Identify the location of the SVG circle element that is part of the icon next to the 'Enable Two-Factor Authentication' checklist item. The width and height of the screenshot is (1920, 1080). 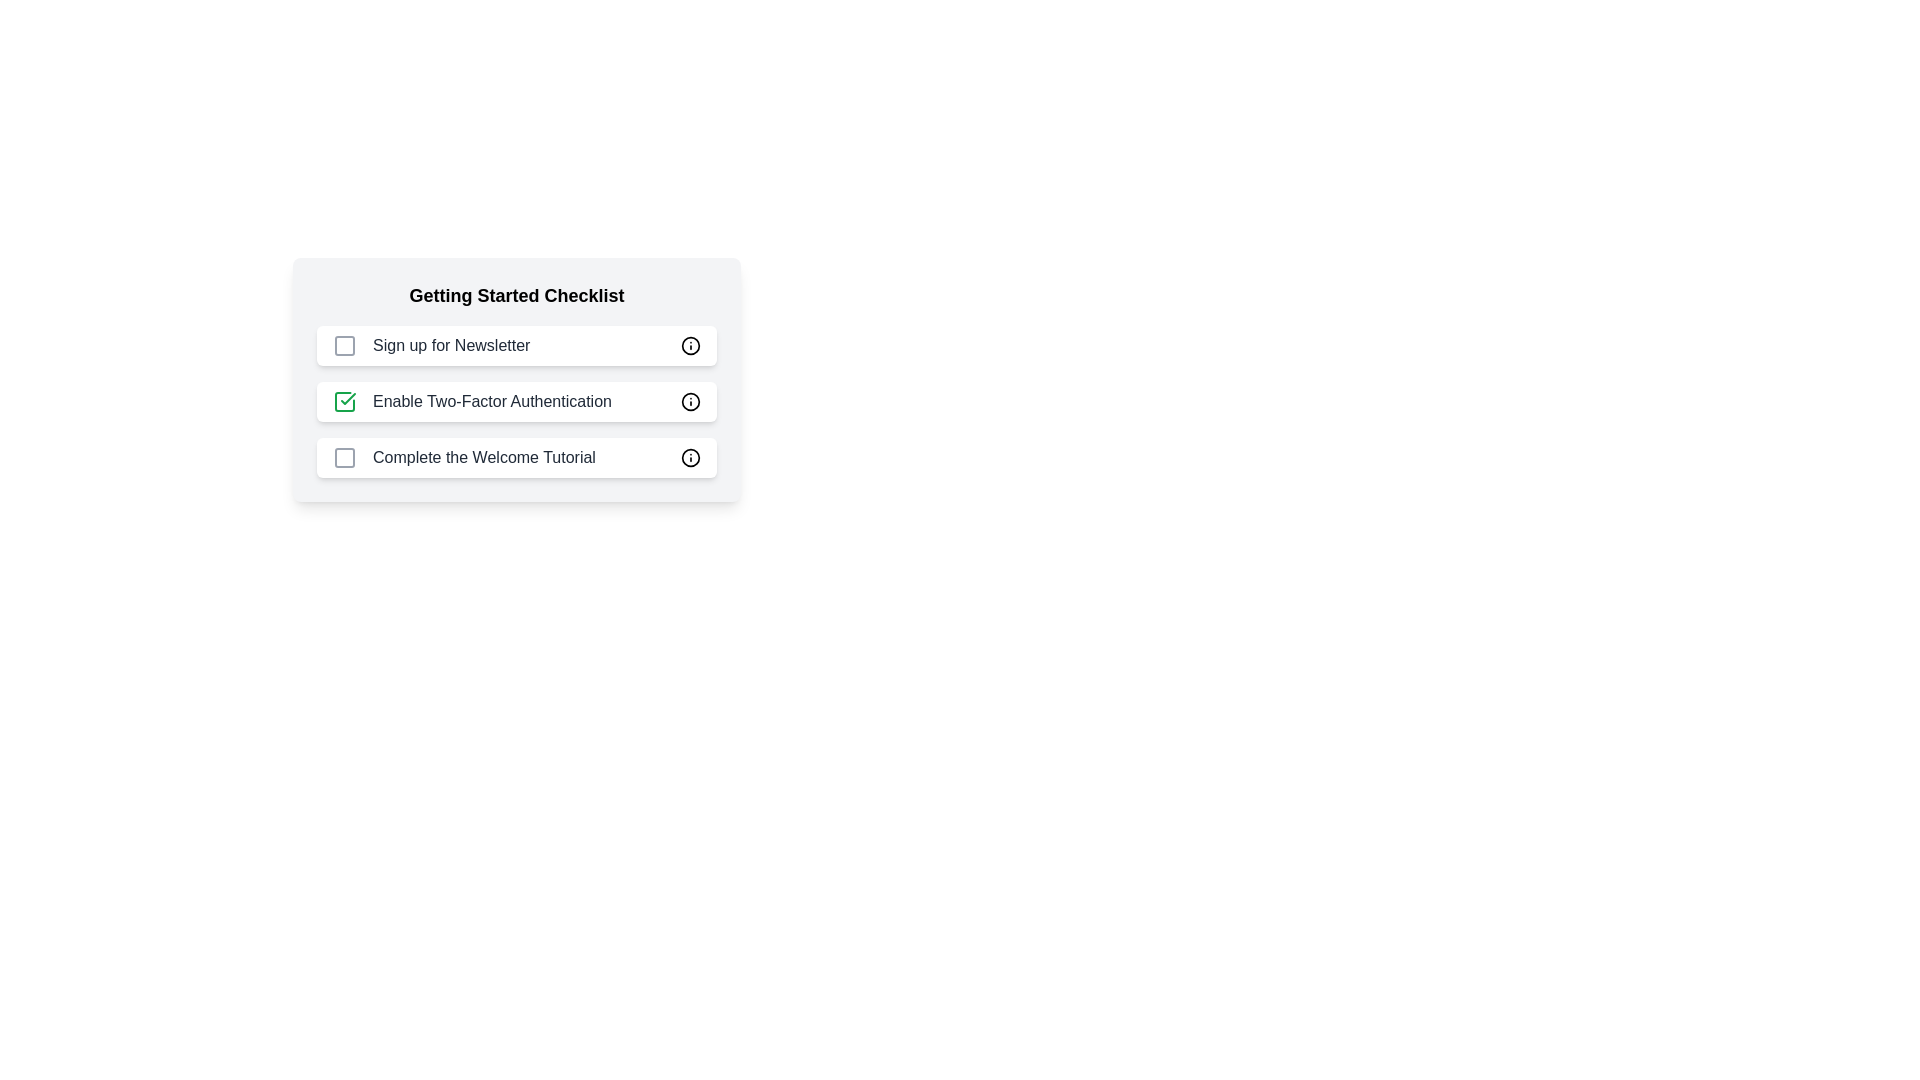
(691, 401).